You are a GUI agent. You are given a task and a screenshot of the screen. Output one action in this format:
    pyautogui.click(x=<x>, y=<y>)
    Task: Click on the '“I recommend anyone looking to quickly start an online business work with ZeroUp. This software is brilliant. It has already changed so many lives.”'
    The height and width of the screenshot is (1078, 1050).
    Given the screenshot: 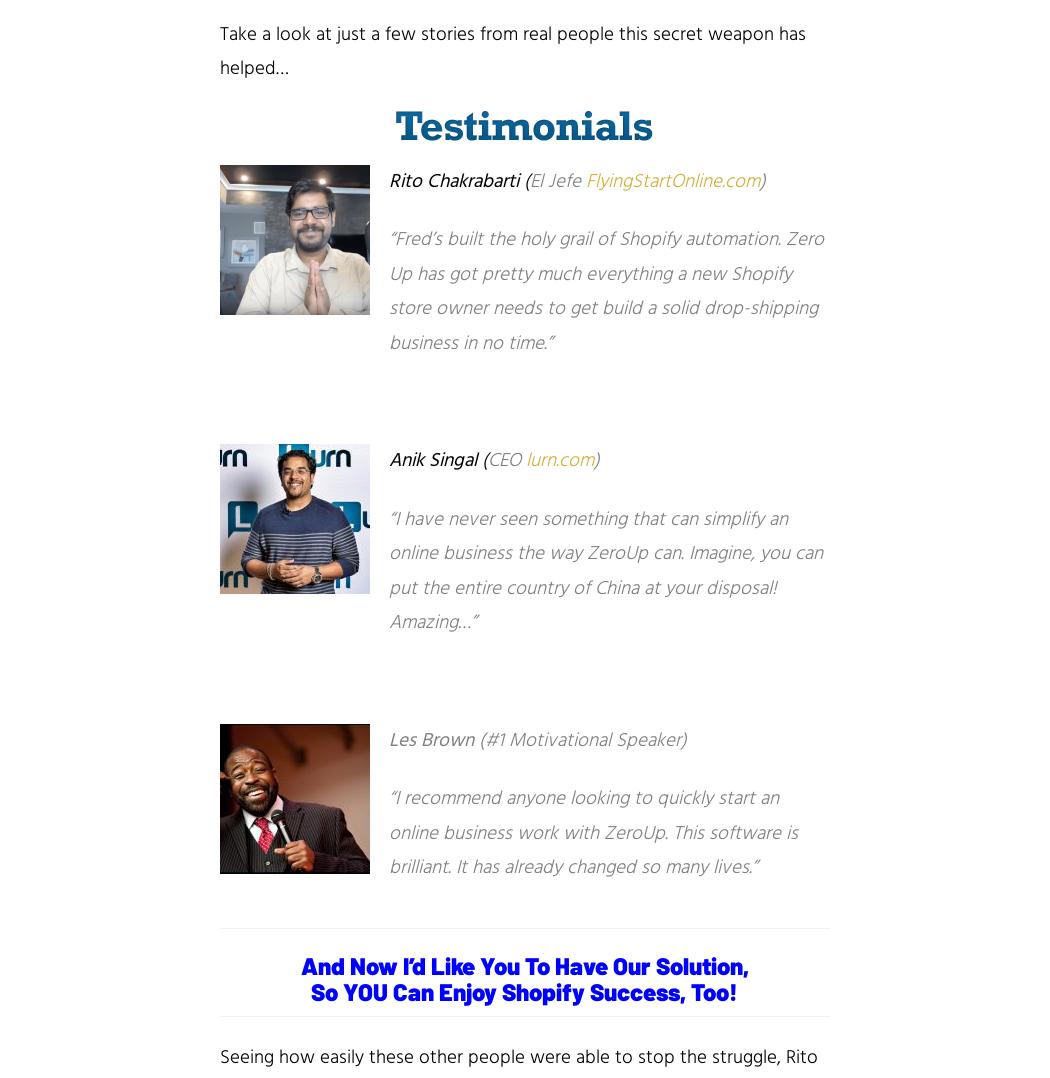 What is the action you would take?
    pyautogui.click(x=592, y=833)
    